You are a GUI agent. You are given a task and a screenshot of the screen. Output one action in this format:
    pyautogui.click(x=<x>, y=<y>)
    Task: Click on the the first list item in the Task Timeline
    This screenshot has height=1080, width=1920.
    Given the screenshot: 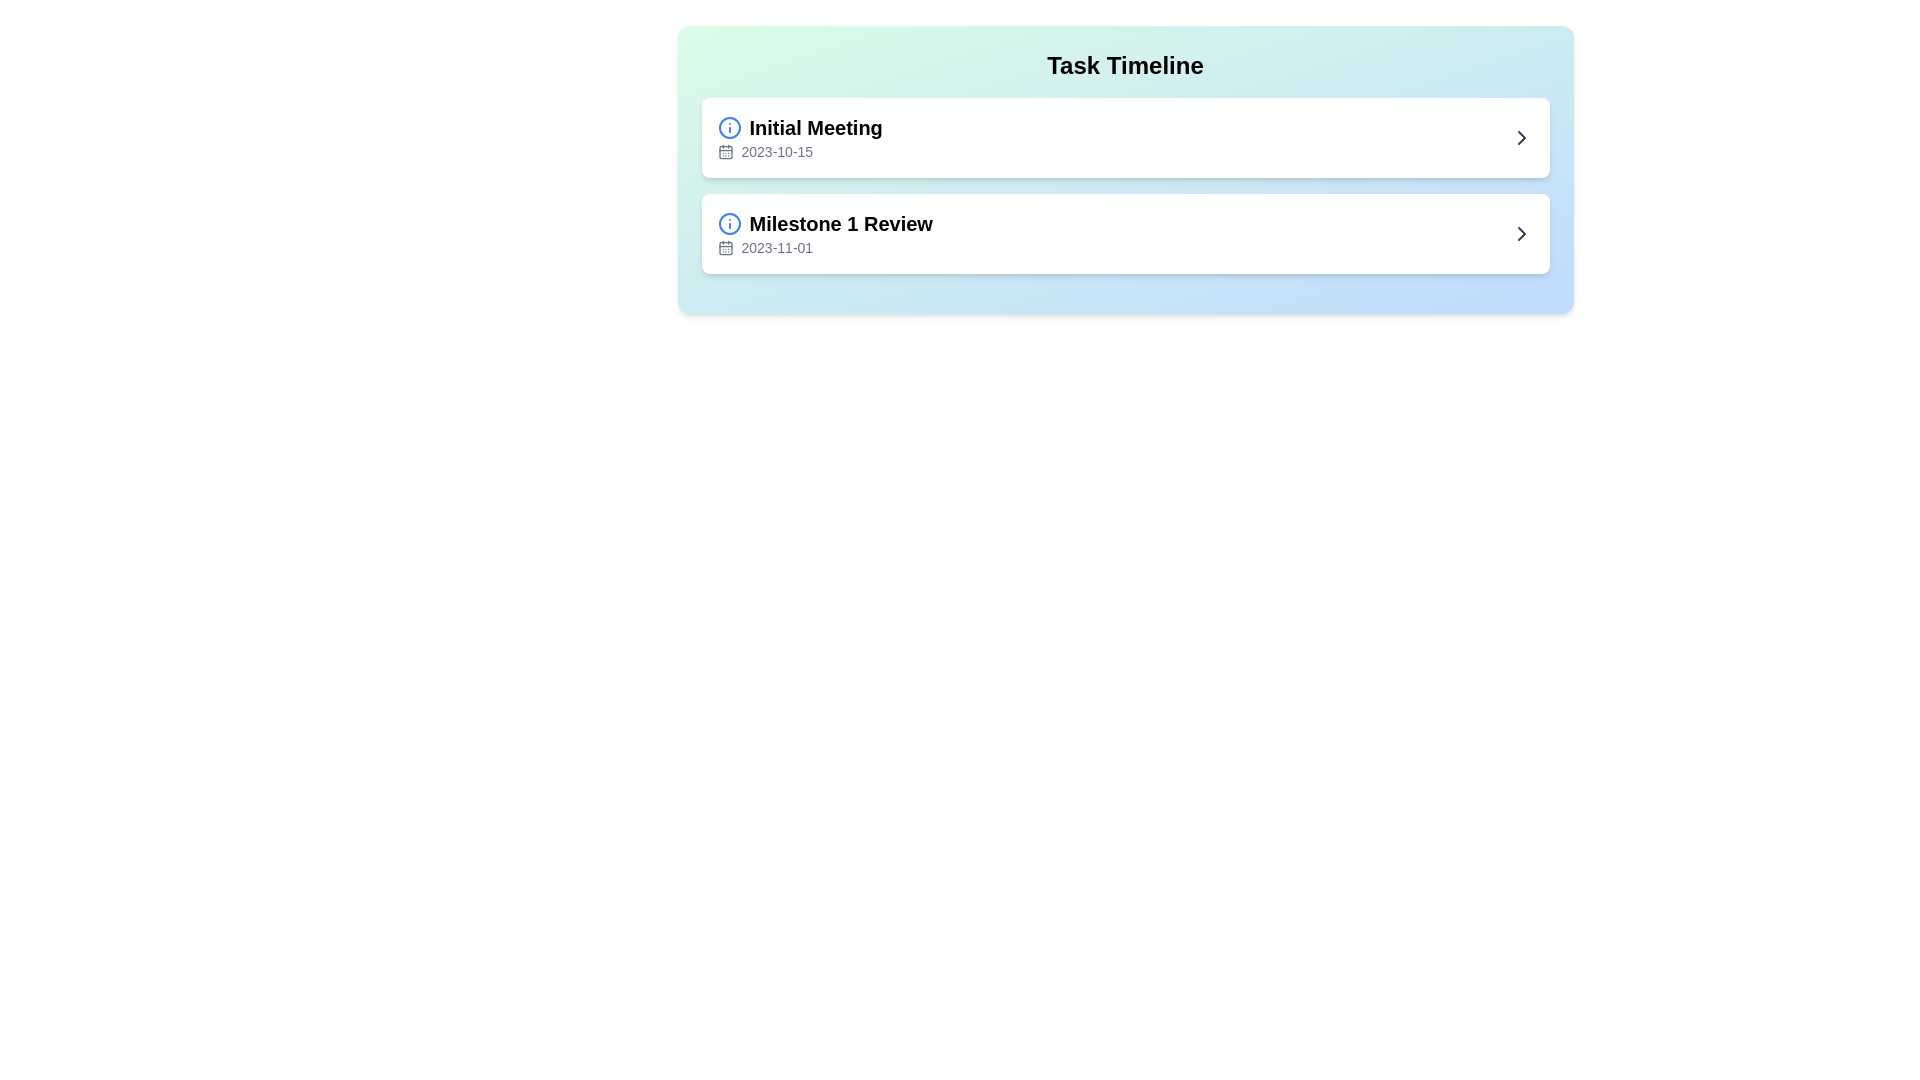 What is the action you would take?
    pyautogui.click(x=1124, y=137)
    